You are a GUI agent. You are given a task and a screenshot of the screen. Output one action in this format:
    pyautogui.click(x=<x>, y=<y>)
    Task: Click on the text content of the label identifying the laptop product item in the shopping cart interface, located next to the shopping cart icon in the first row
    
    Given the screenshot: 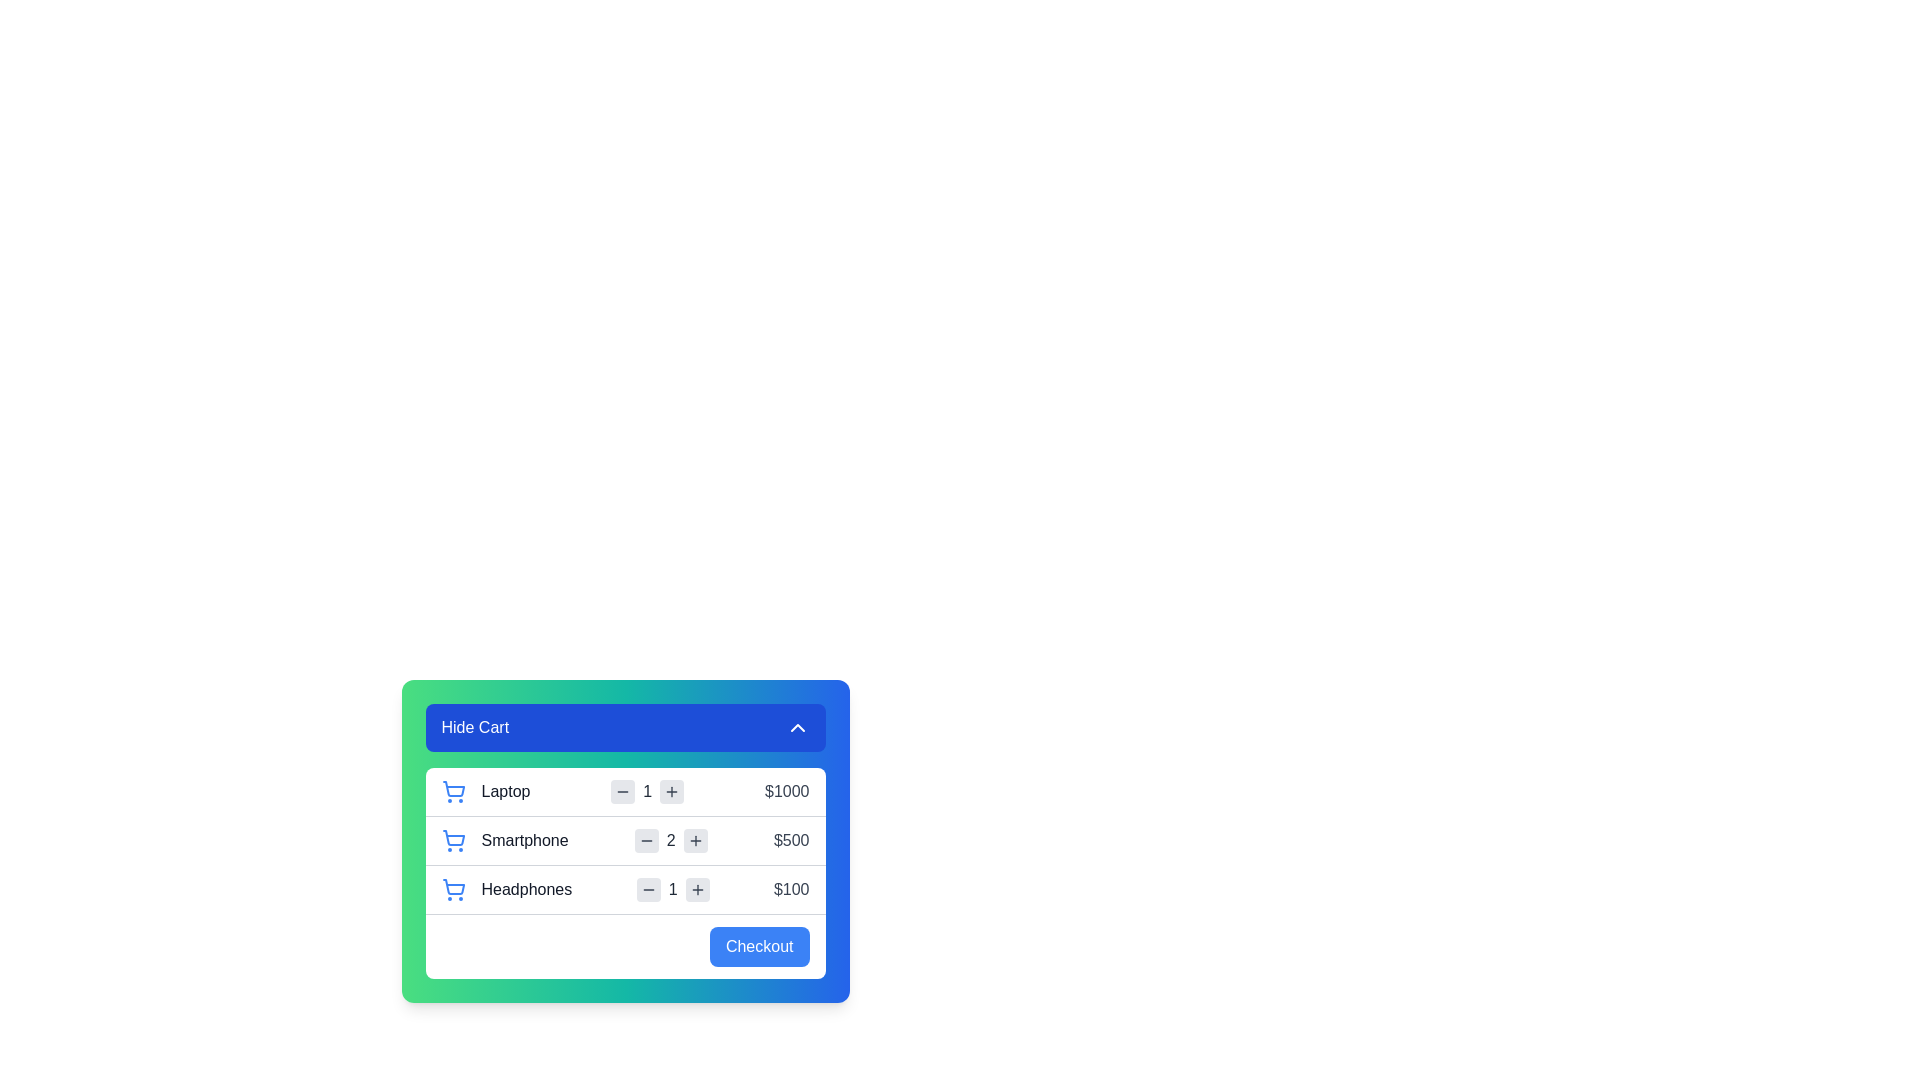 What is the action you would take?
    pyautogui.click(x=505, y=790)
    